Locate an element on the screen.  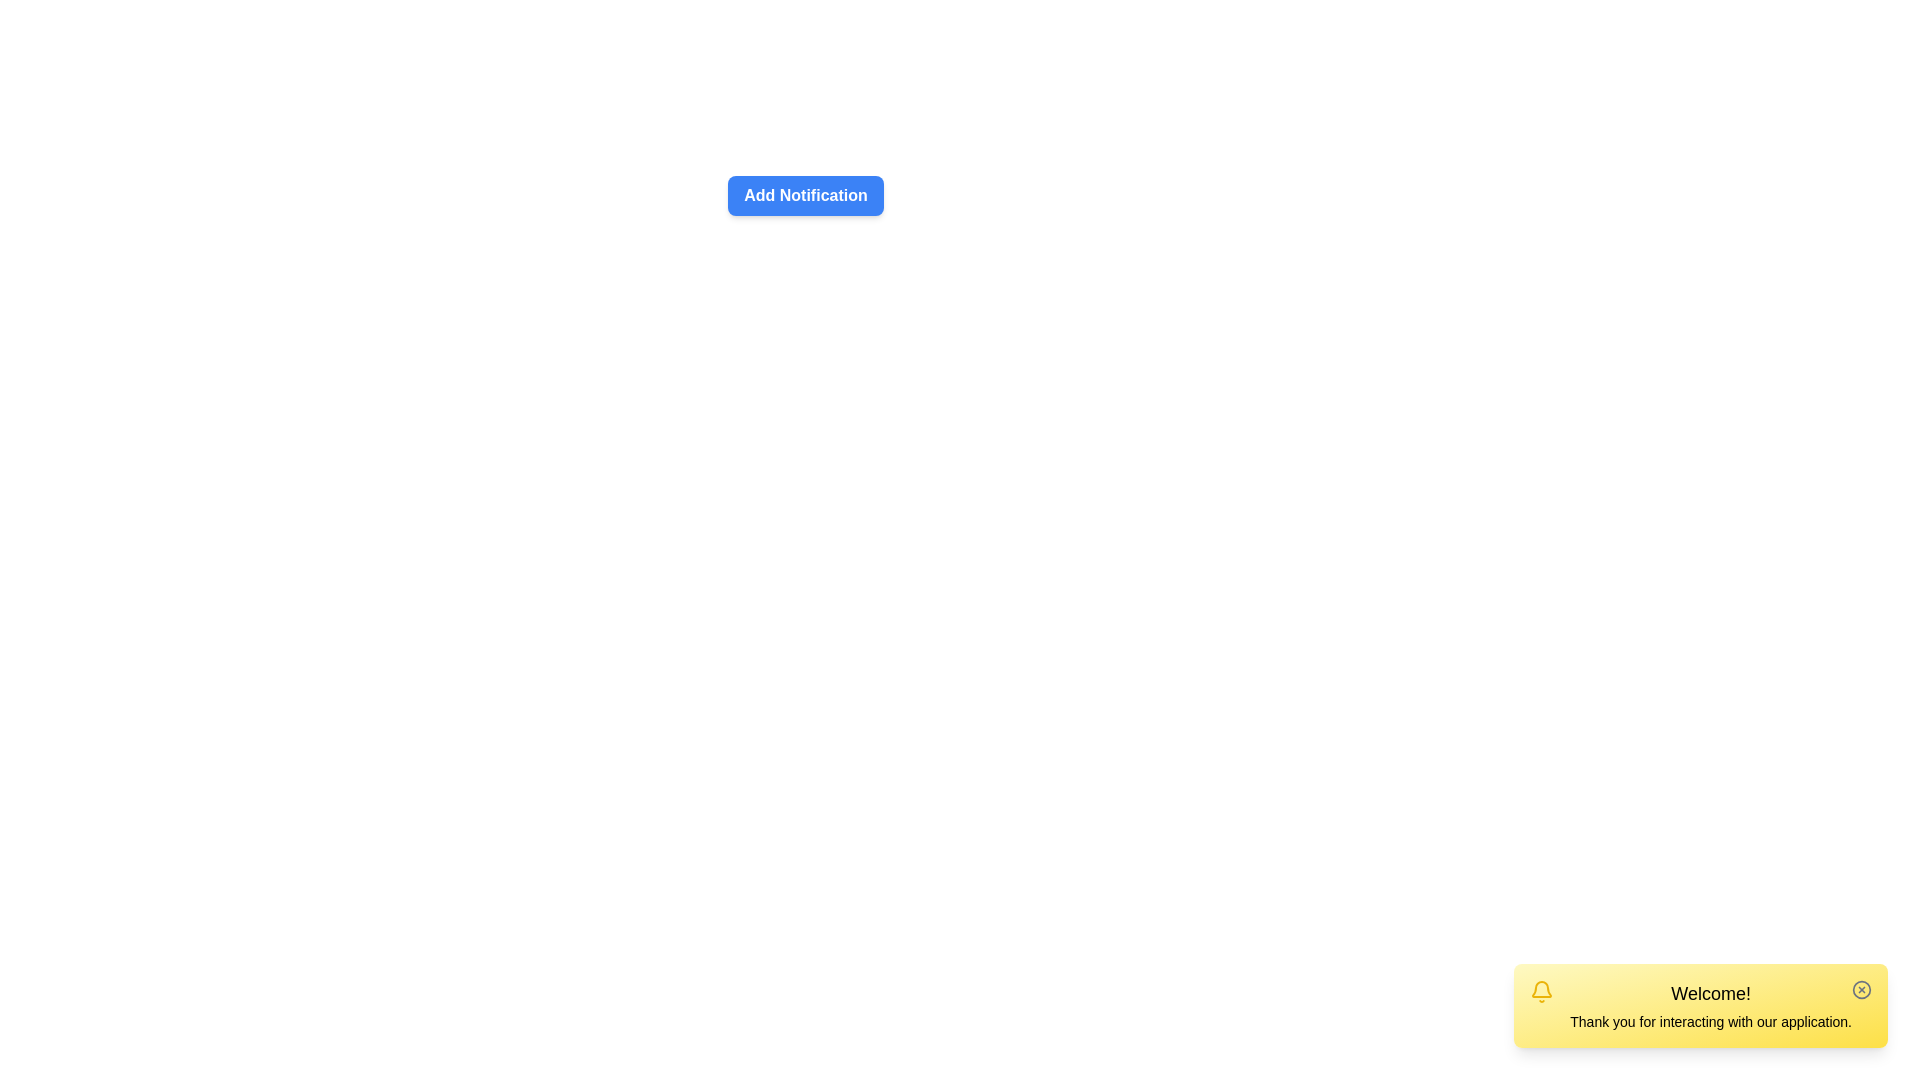
welcoming message text block that displays 'Welcome!' and 'Thank you for interacting with our application.' This text block is styled with white text over a gradient background, located at the bottom right of the application window is located at coordinates (1710, 1006).